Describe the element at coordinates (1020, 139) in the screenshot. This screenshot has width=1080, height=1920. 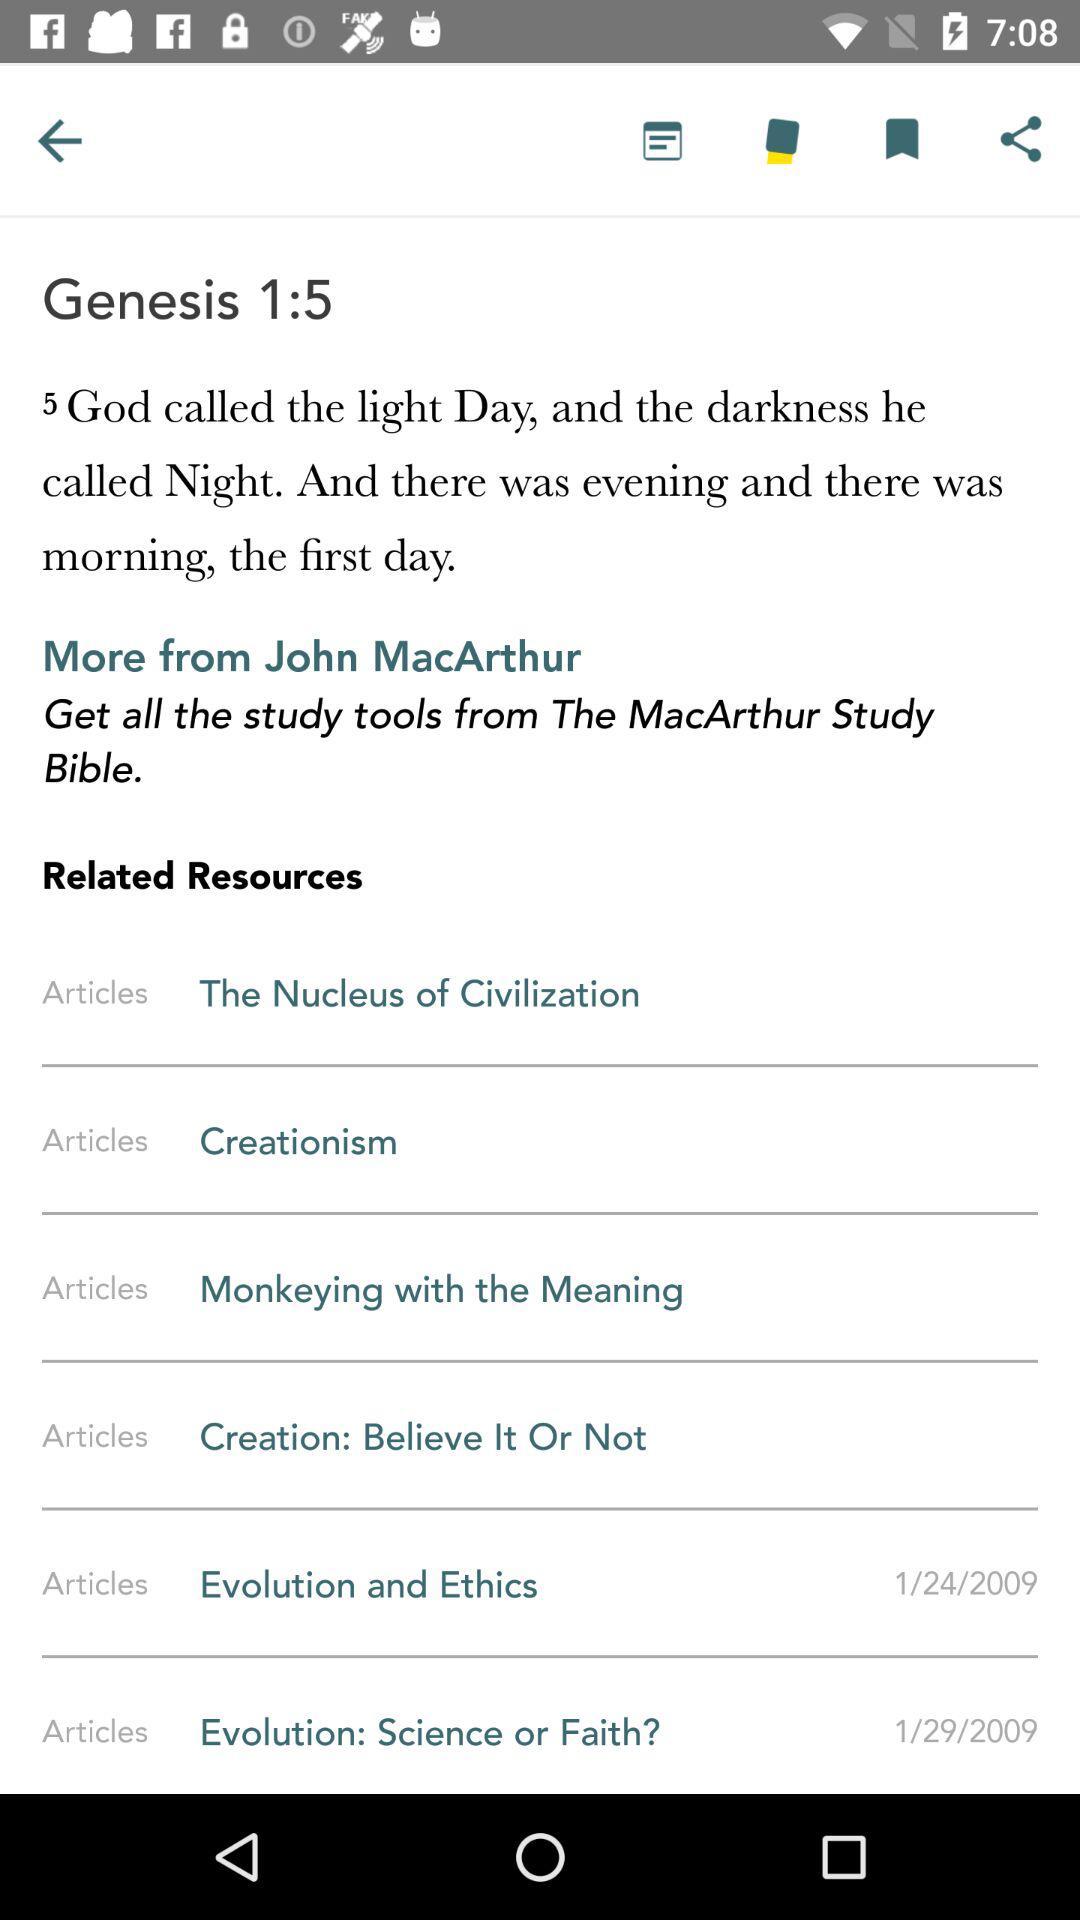
I see `share` at that location.